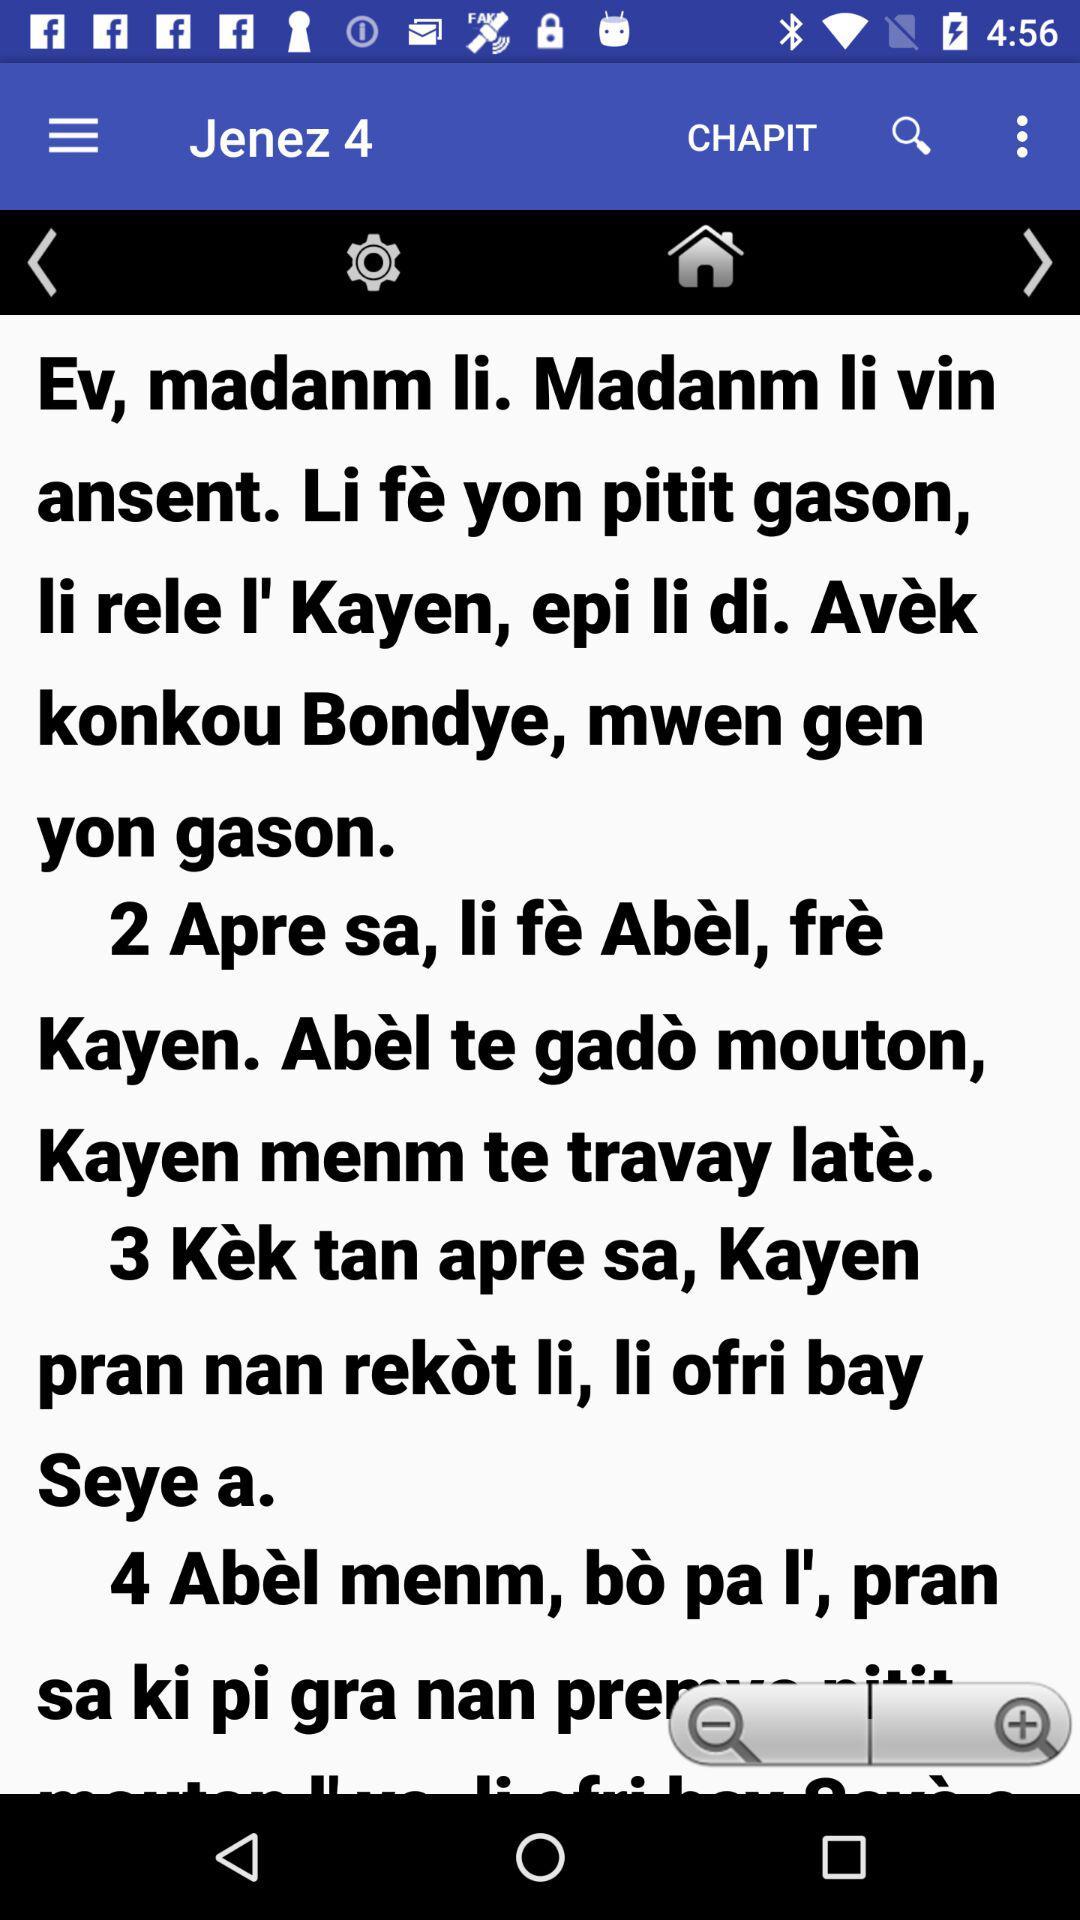 This screenshot has height=1920, width=1080. Describe the element at coordinates (72, 135) in the screenshot. I see `item to the left of the jenez 4 icon` at that location.